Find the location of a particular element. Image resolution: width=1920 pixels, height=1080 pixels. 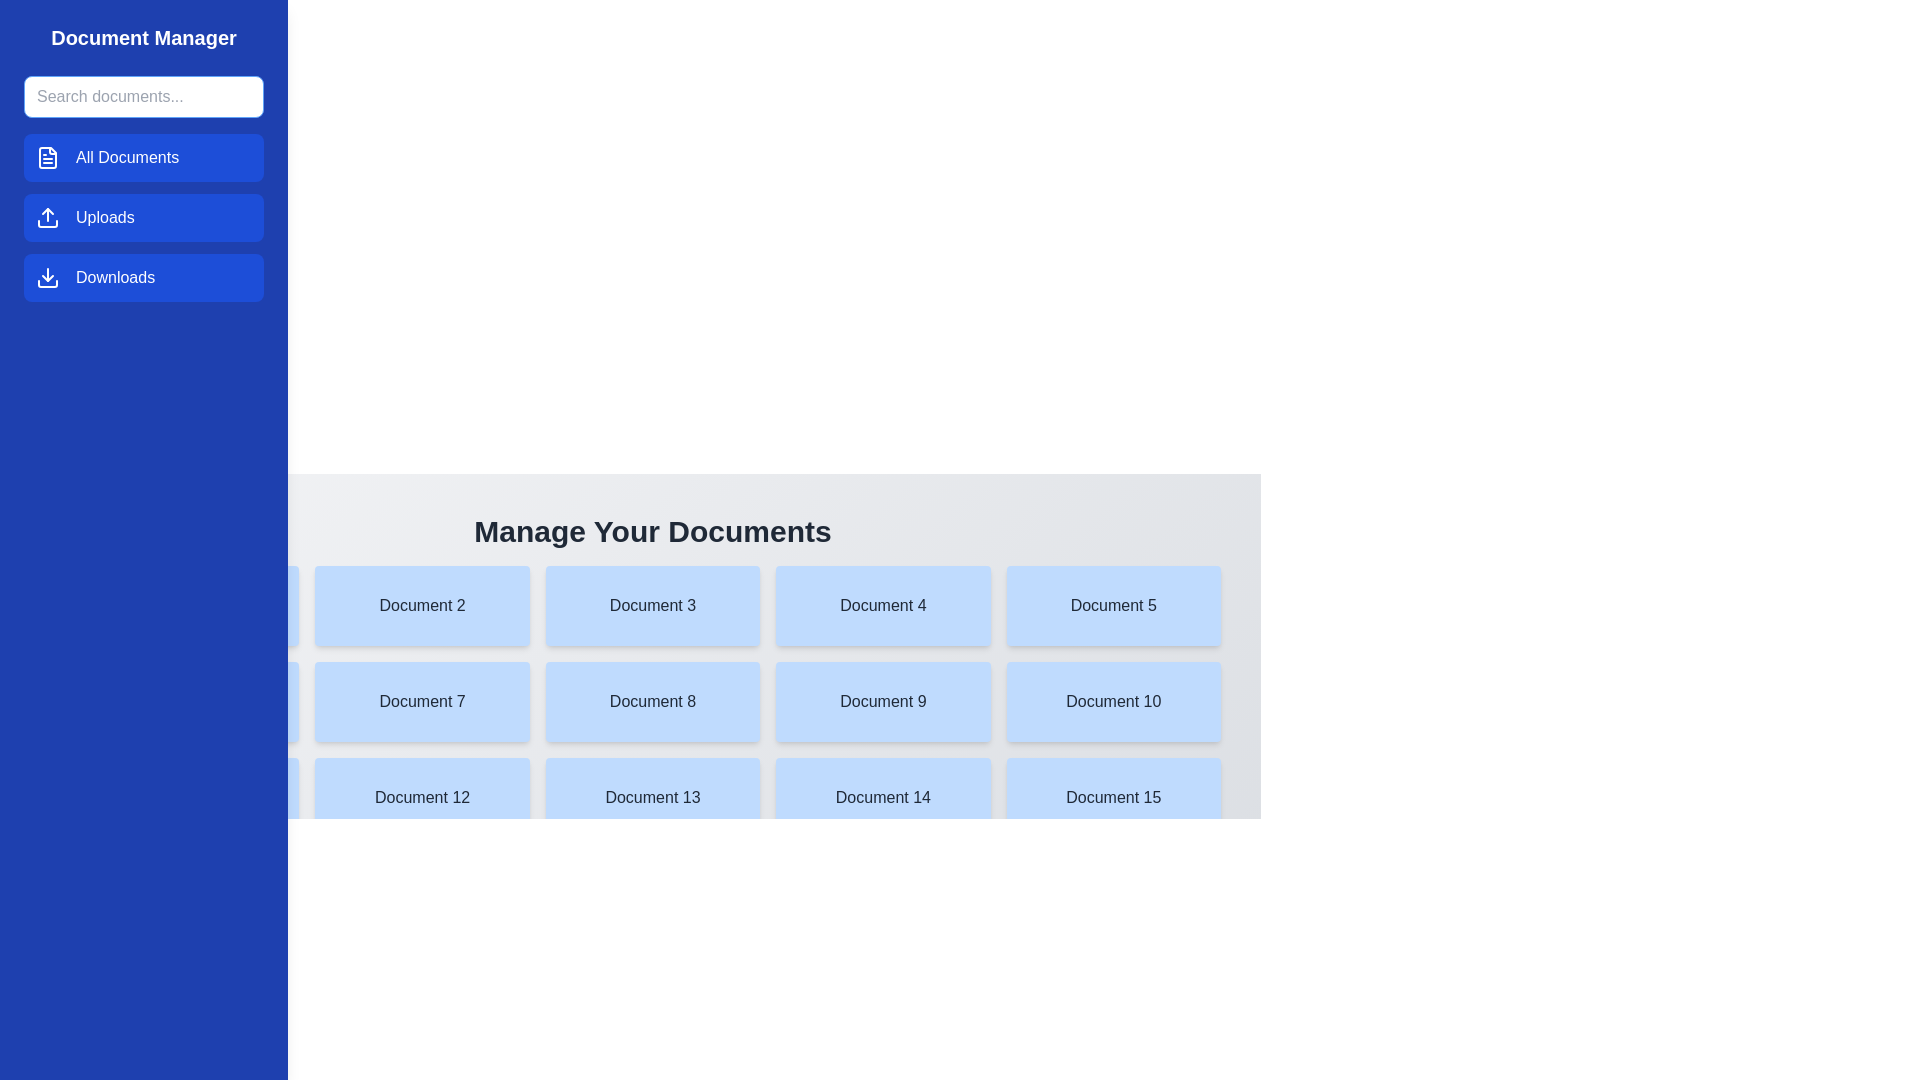

the document category Downloads from the list is located at coordinates (143, 277).